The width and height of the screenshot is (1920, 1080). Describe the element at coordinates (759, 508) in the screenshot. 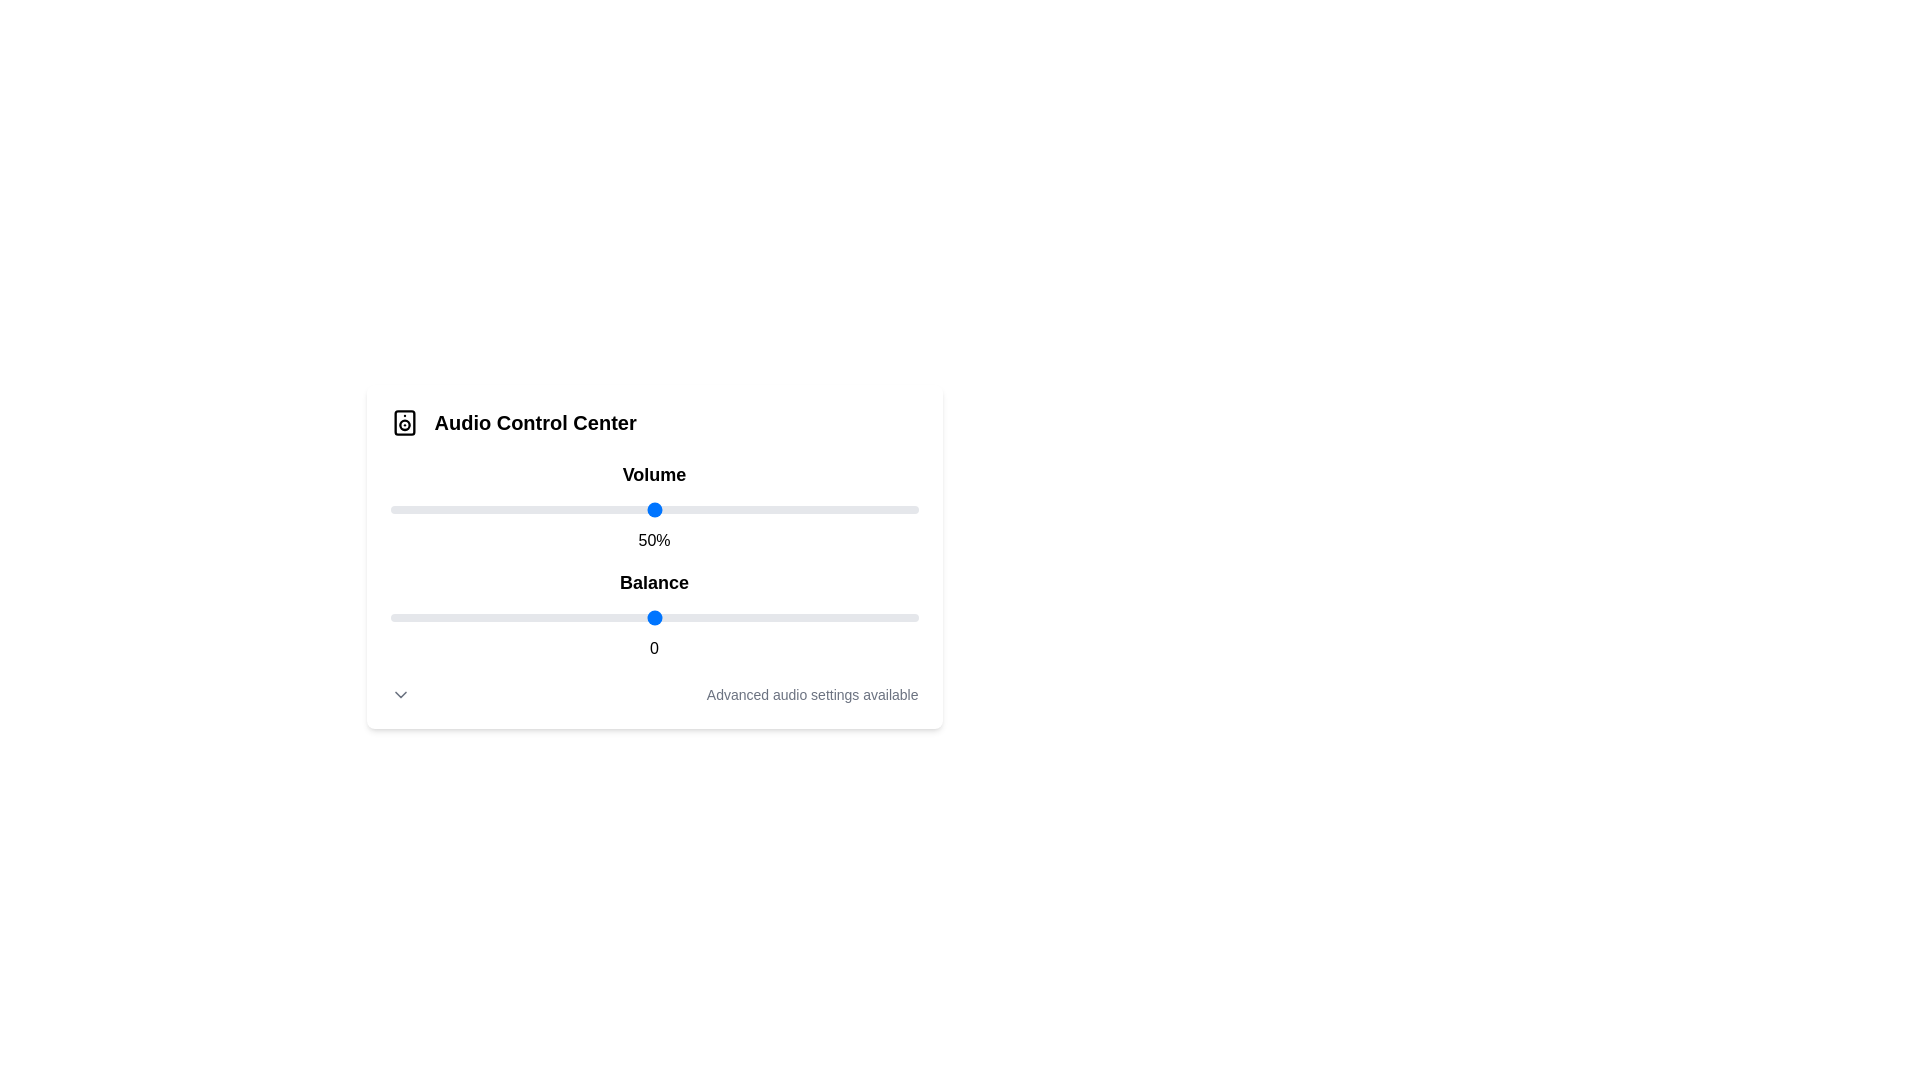

I see `the volume slider to 70%` at that location.